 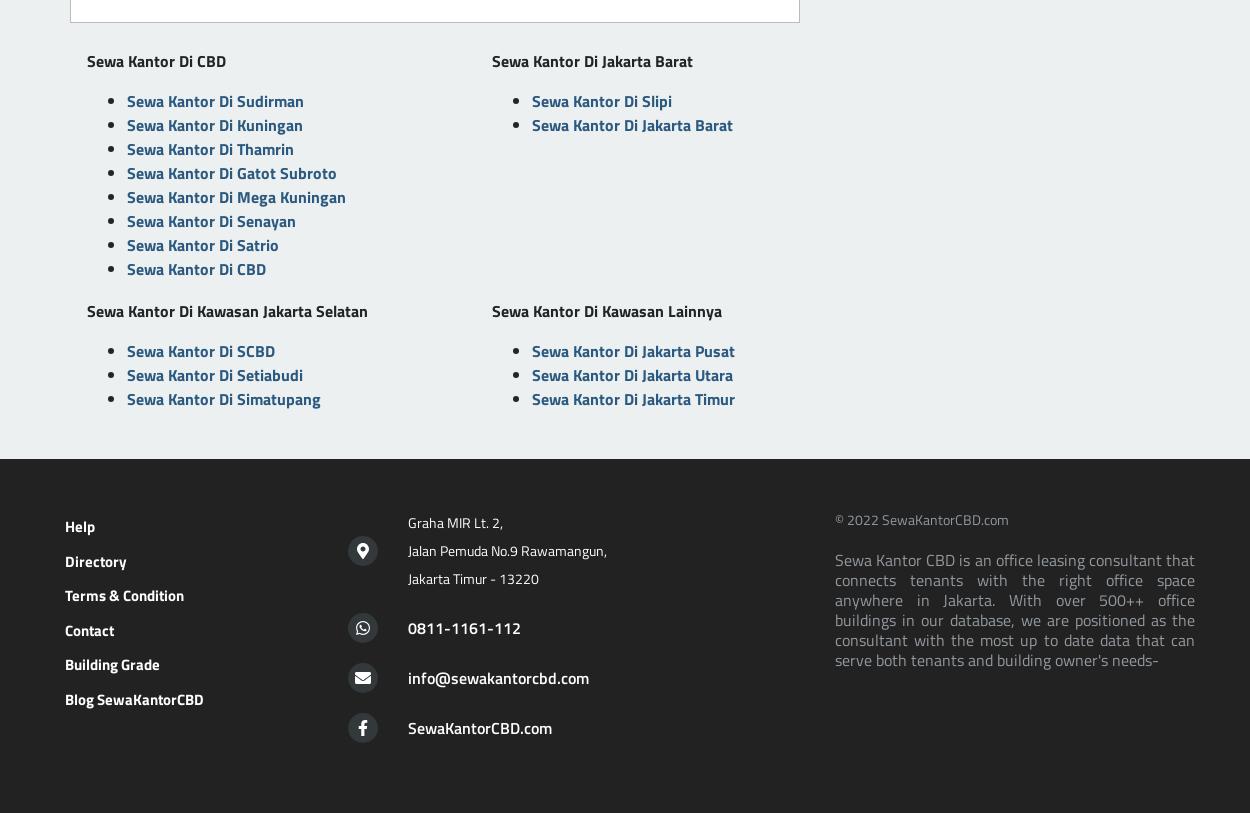 I want to click on 'Sewa Kantor Di Jakarta Pusat', so click(x=632, y=349).